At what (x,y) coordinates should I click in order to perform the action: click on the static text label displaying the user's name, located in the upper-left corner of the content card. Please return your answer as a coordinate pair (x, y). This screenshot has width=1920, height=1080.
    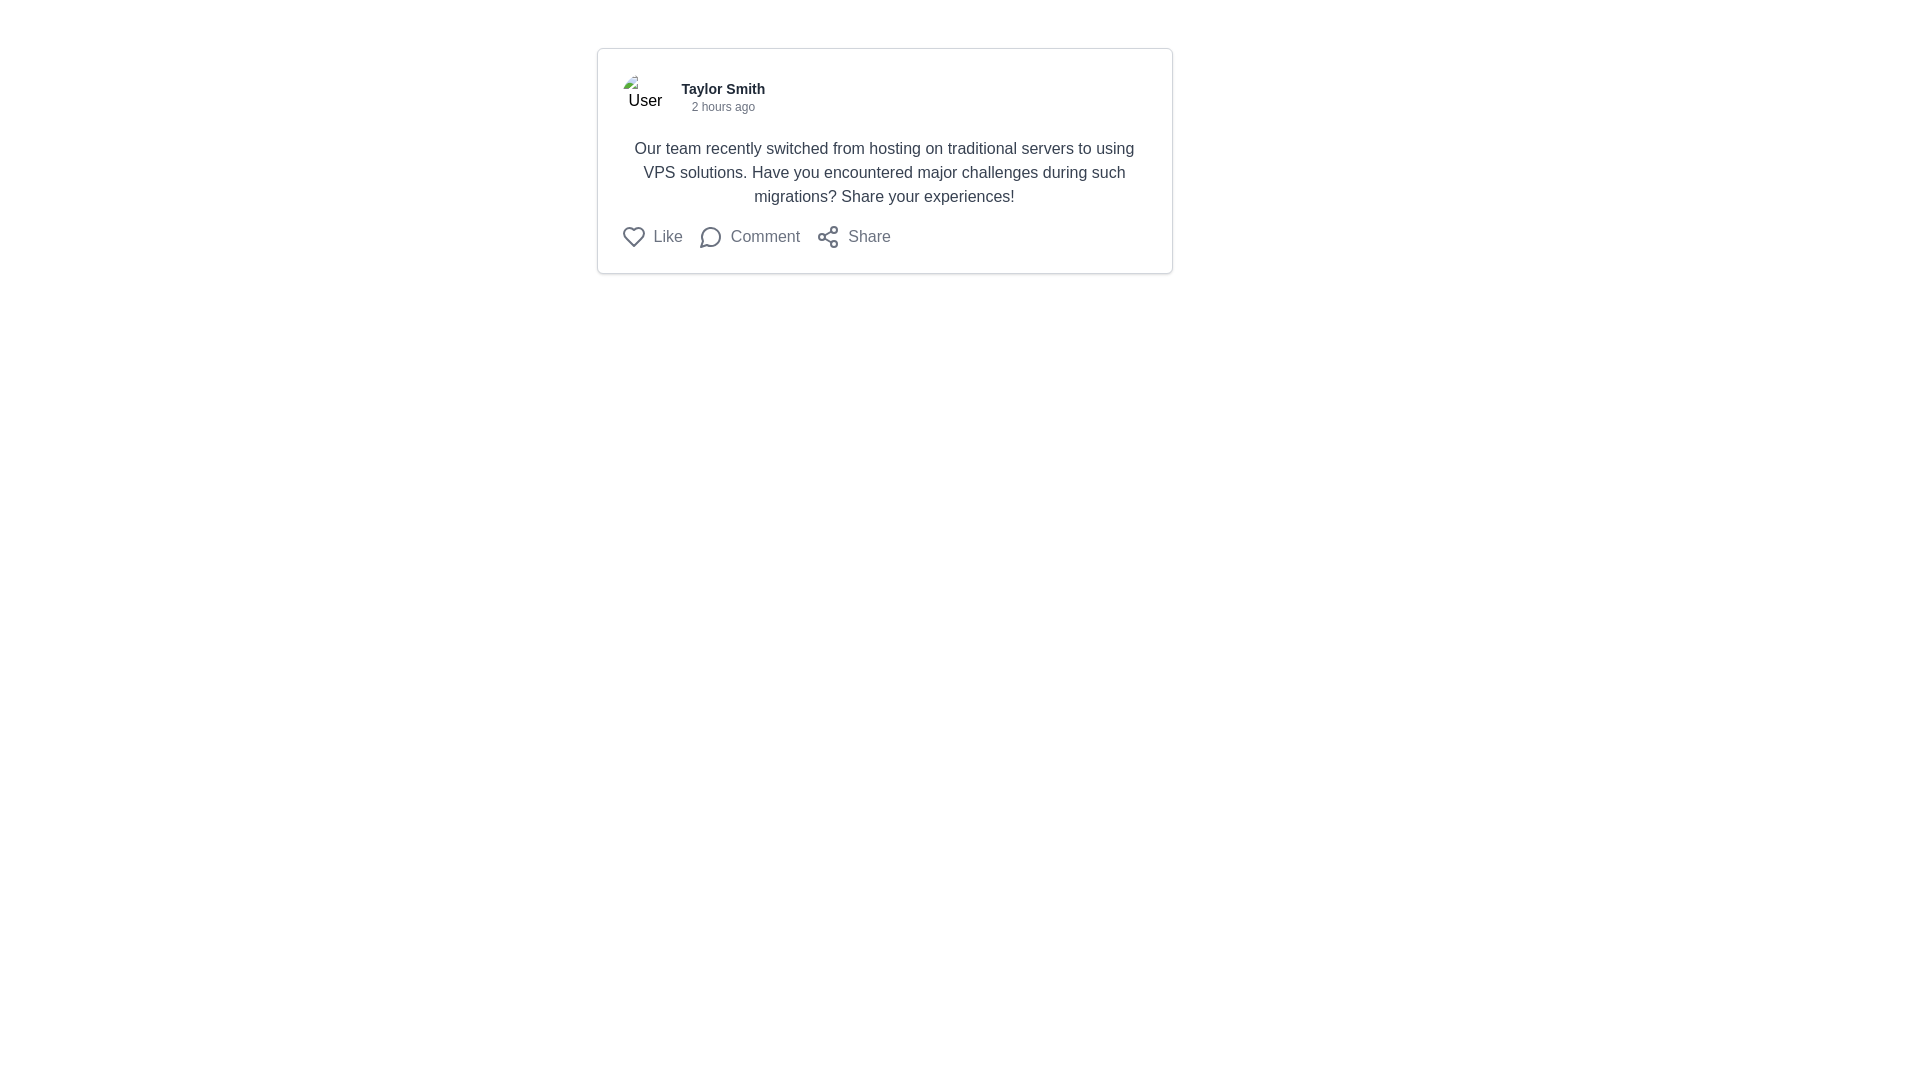
    Looking at the image, I should click on (722, 87).